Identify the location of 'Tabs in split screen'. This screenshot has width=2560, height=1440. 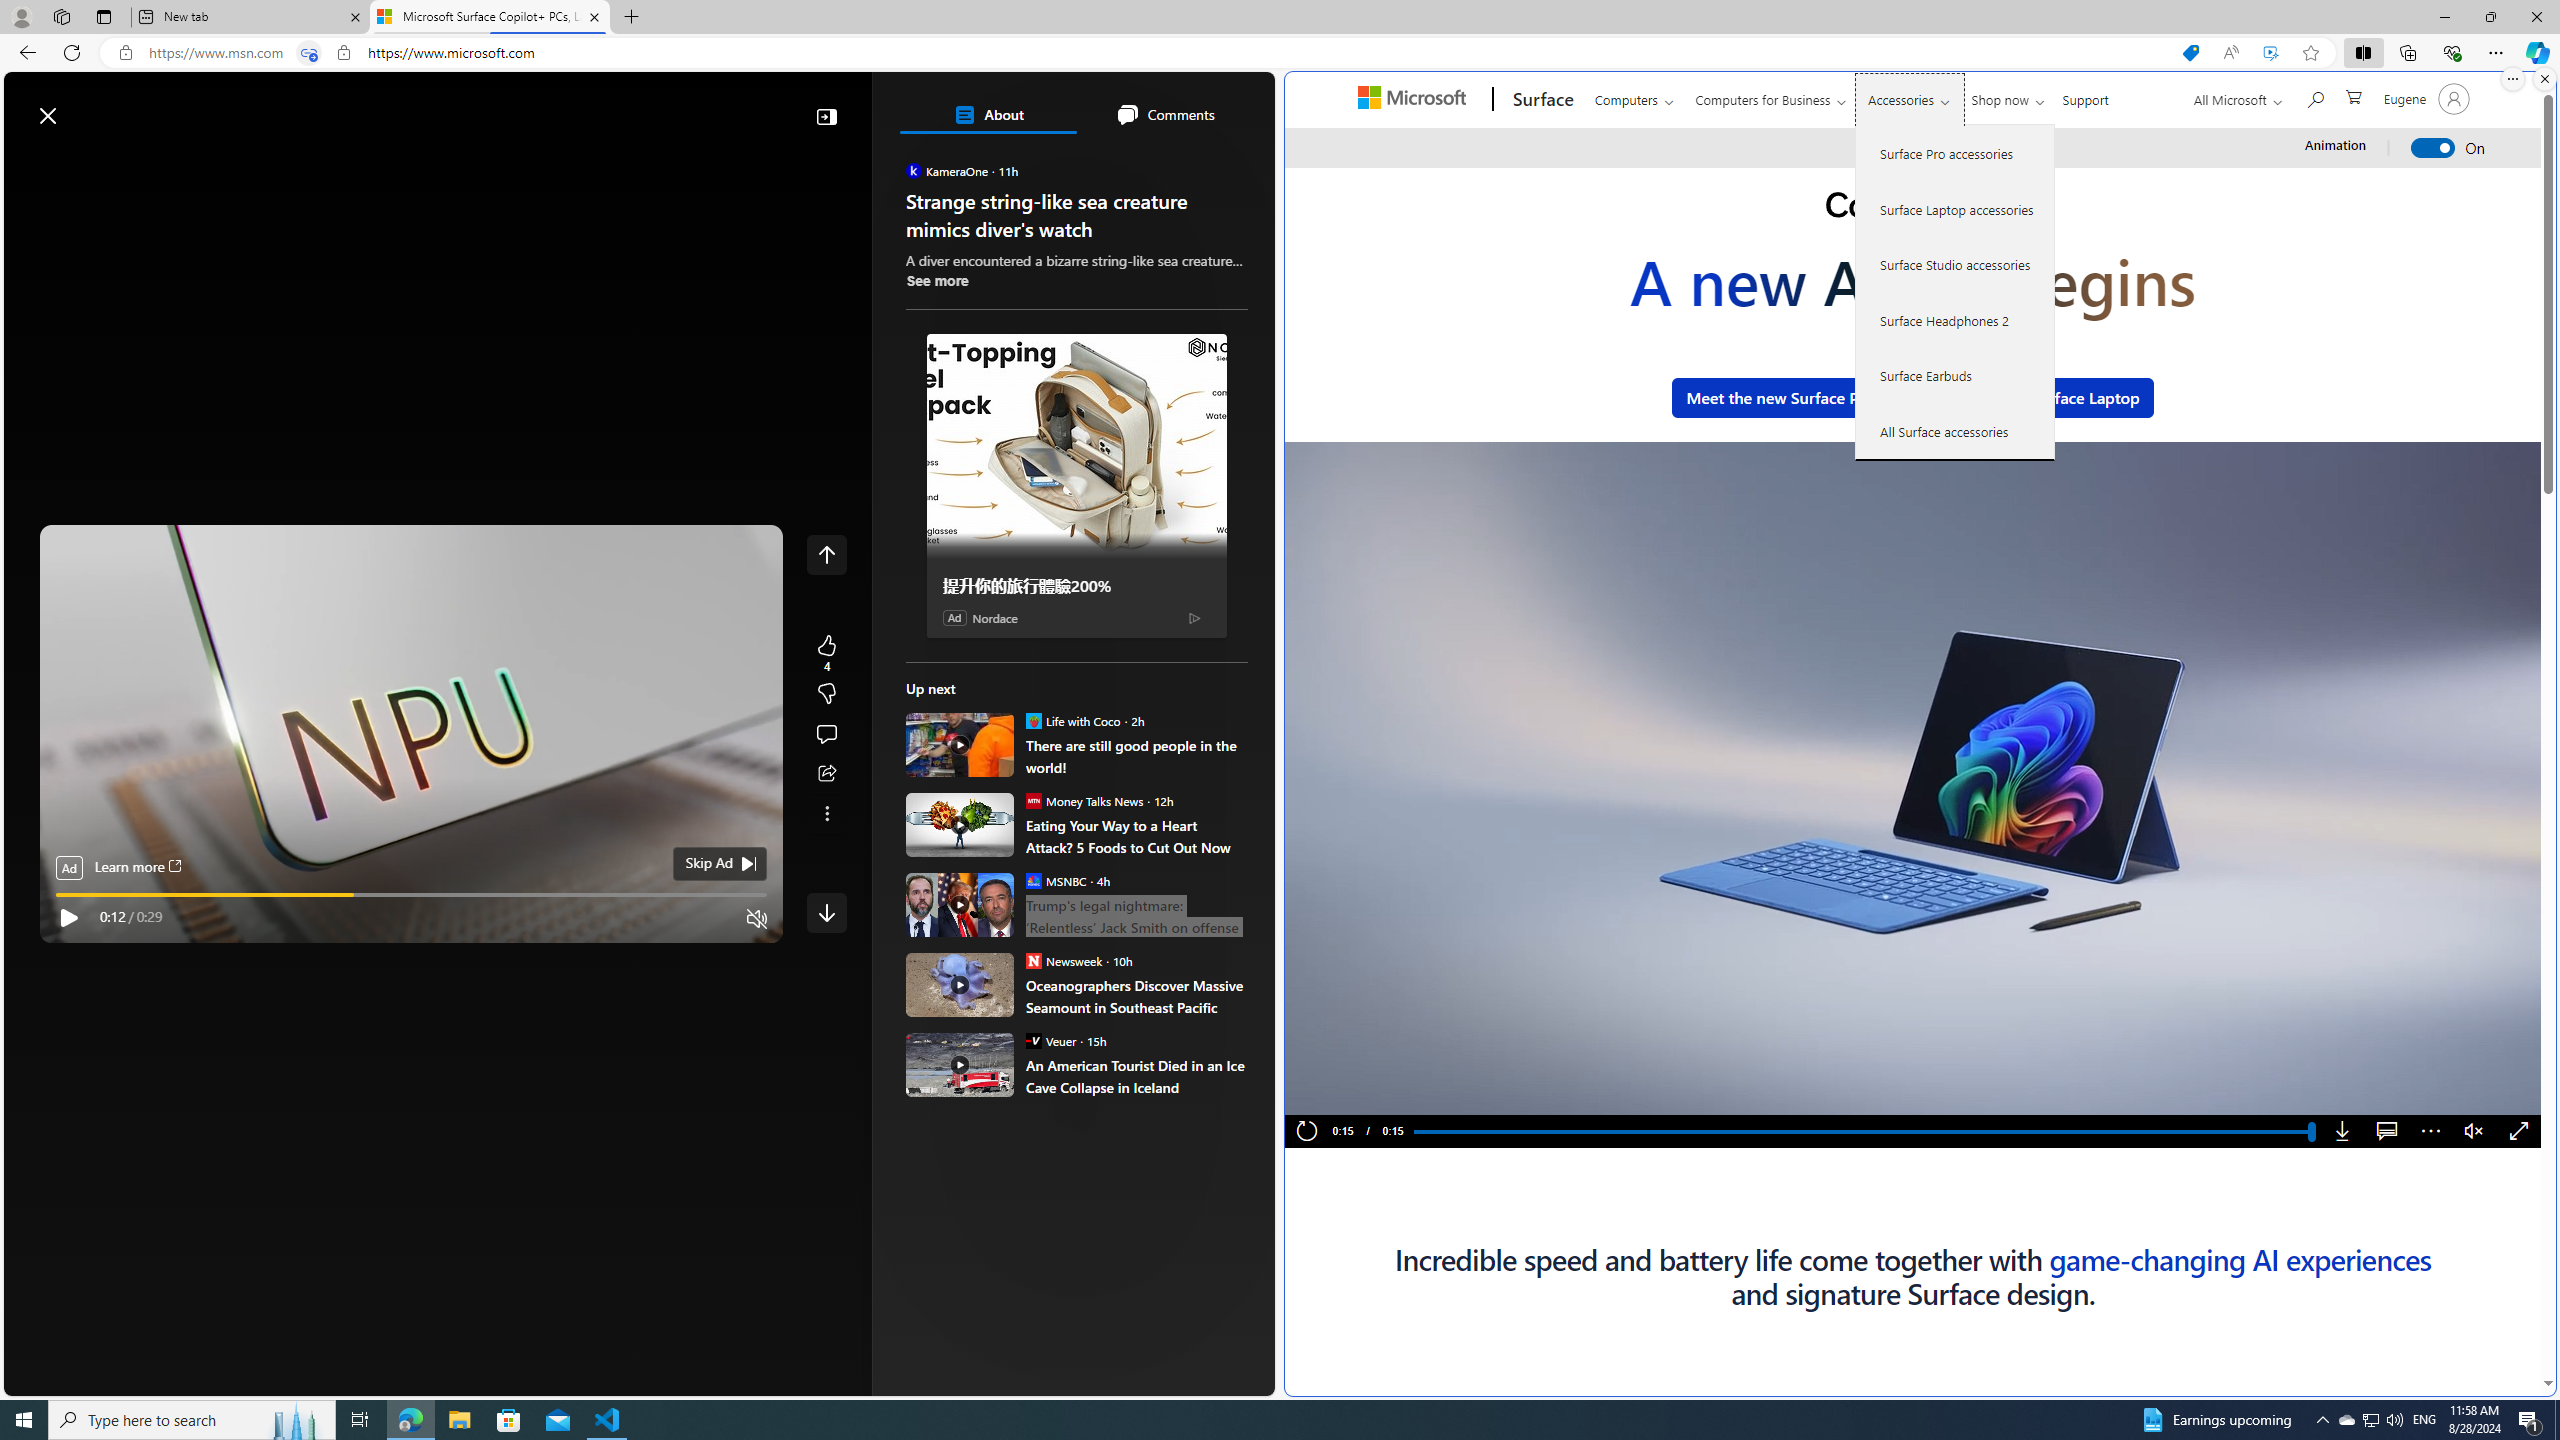
(309, 53).